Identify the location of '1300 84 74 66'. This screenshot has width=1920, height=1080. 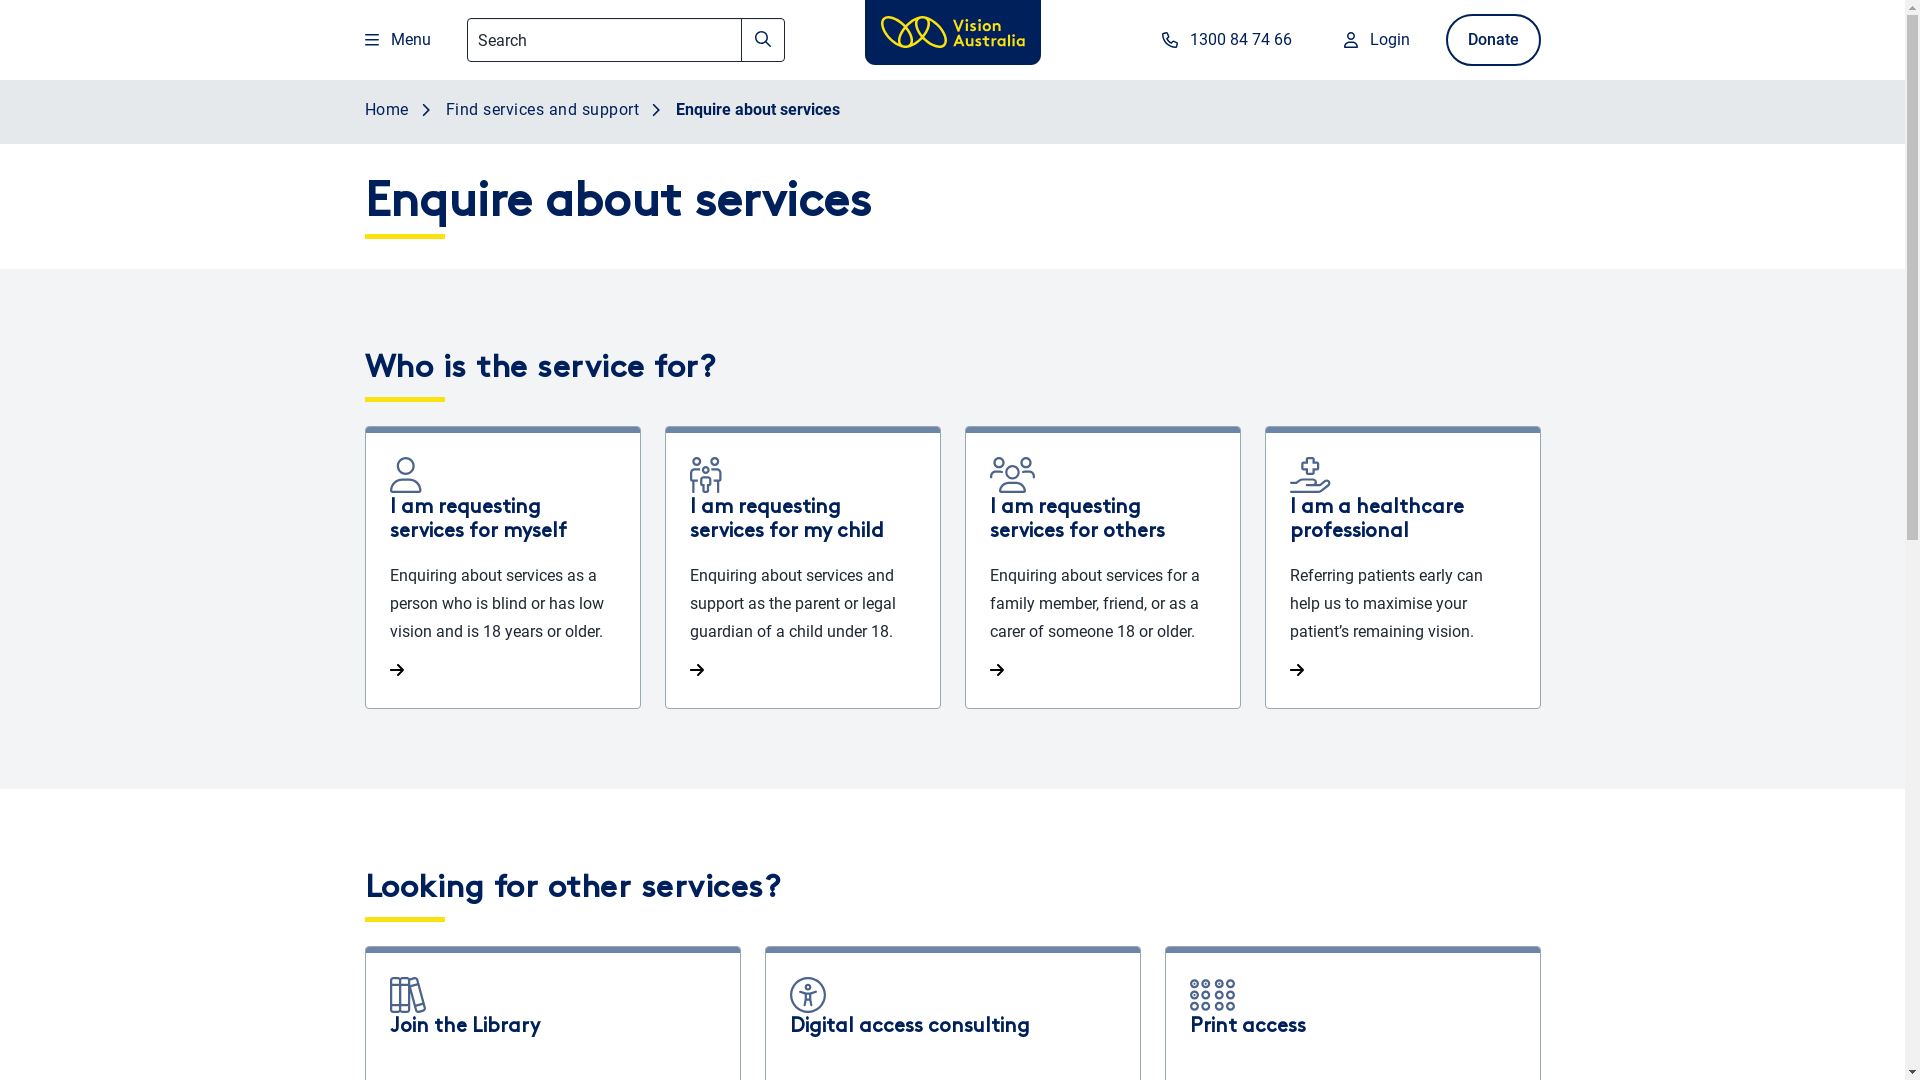
(1223, 39).